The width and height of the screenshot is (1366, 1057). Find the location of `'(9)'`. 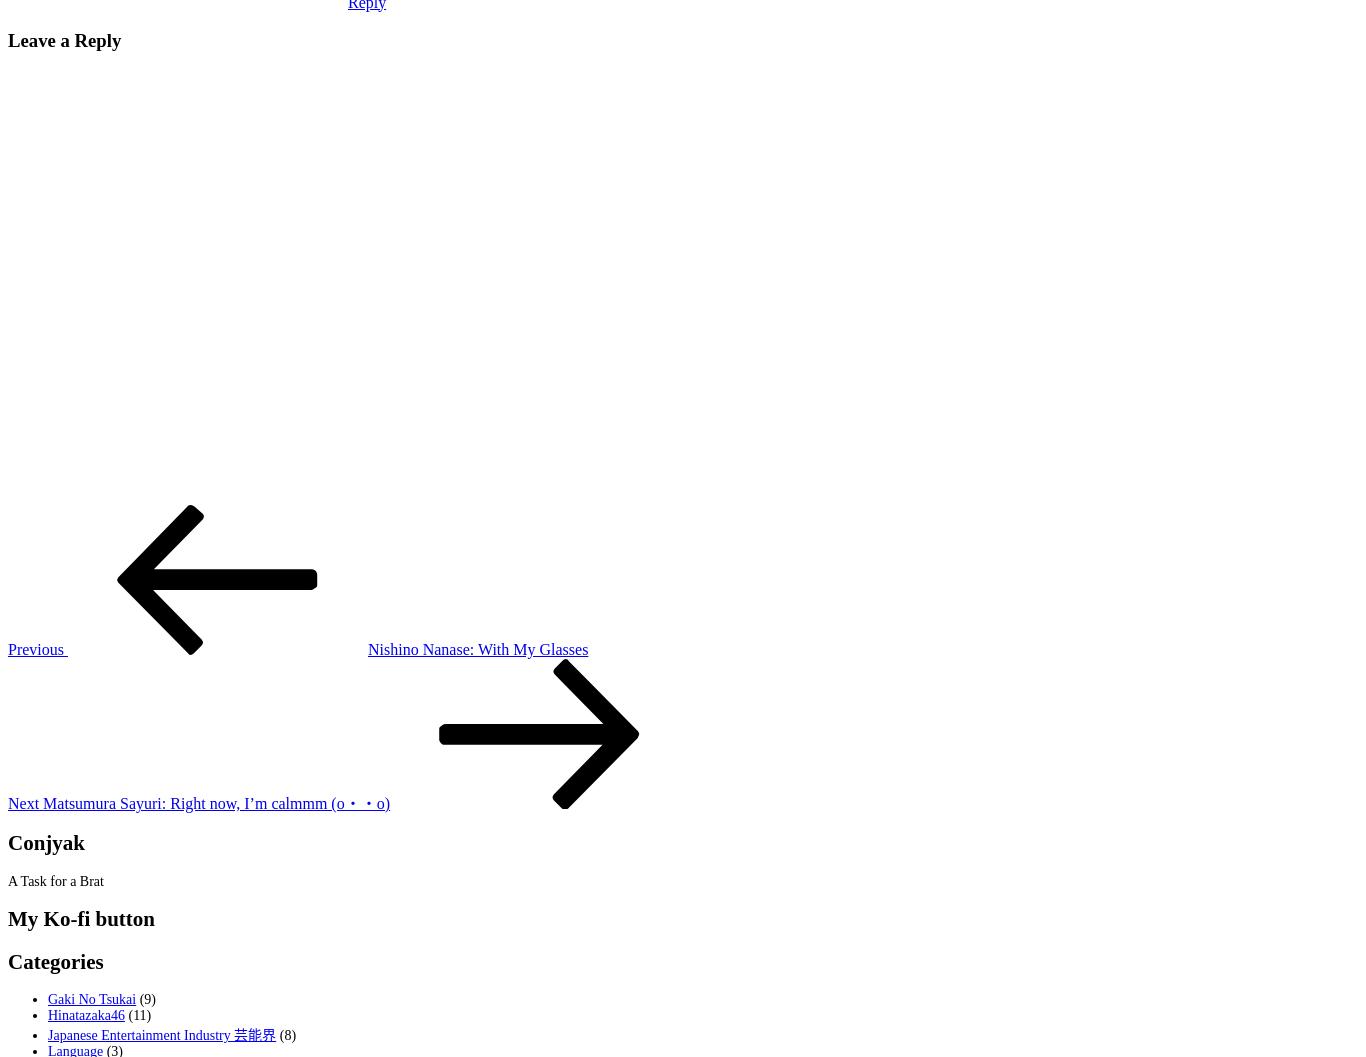

'(9)' is located at coordinates (145, 998).